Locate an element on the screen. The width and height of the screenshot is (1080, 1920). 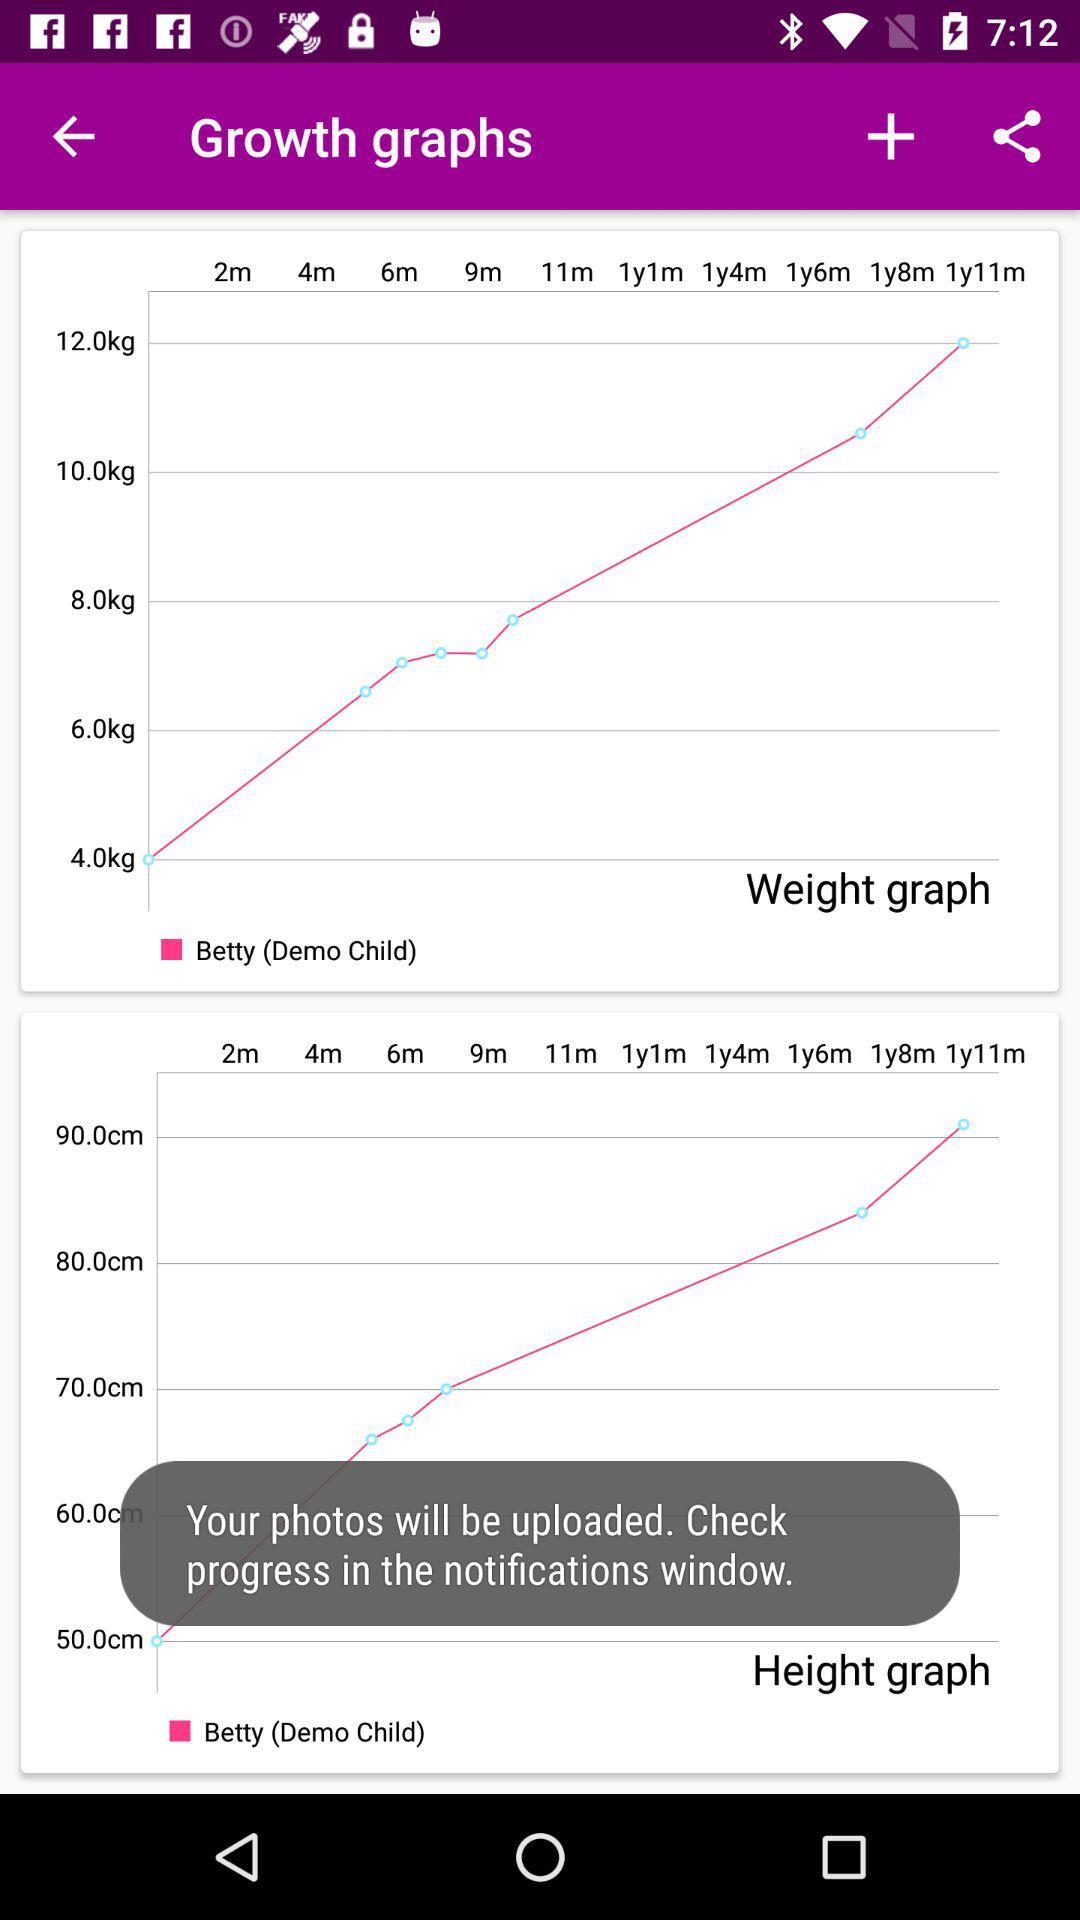
app next to the growth graphs is located at coordinates (72, 135).